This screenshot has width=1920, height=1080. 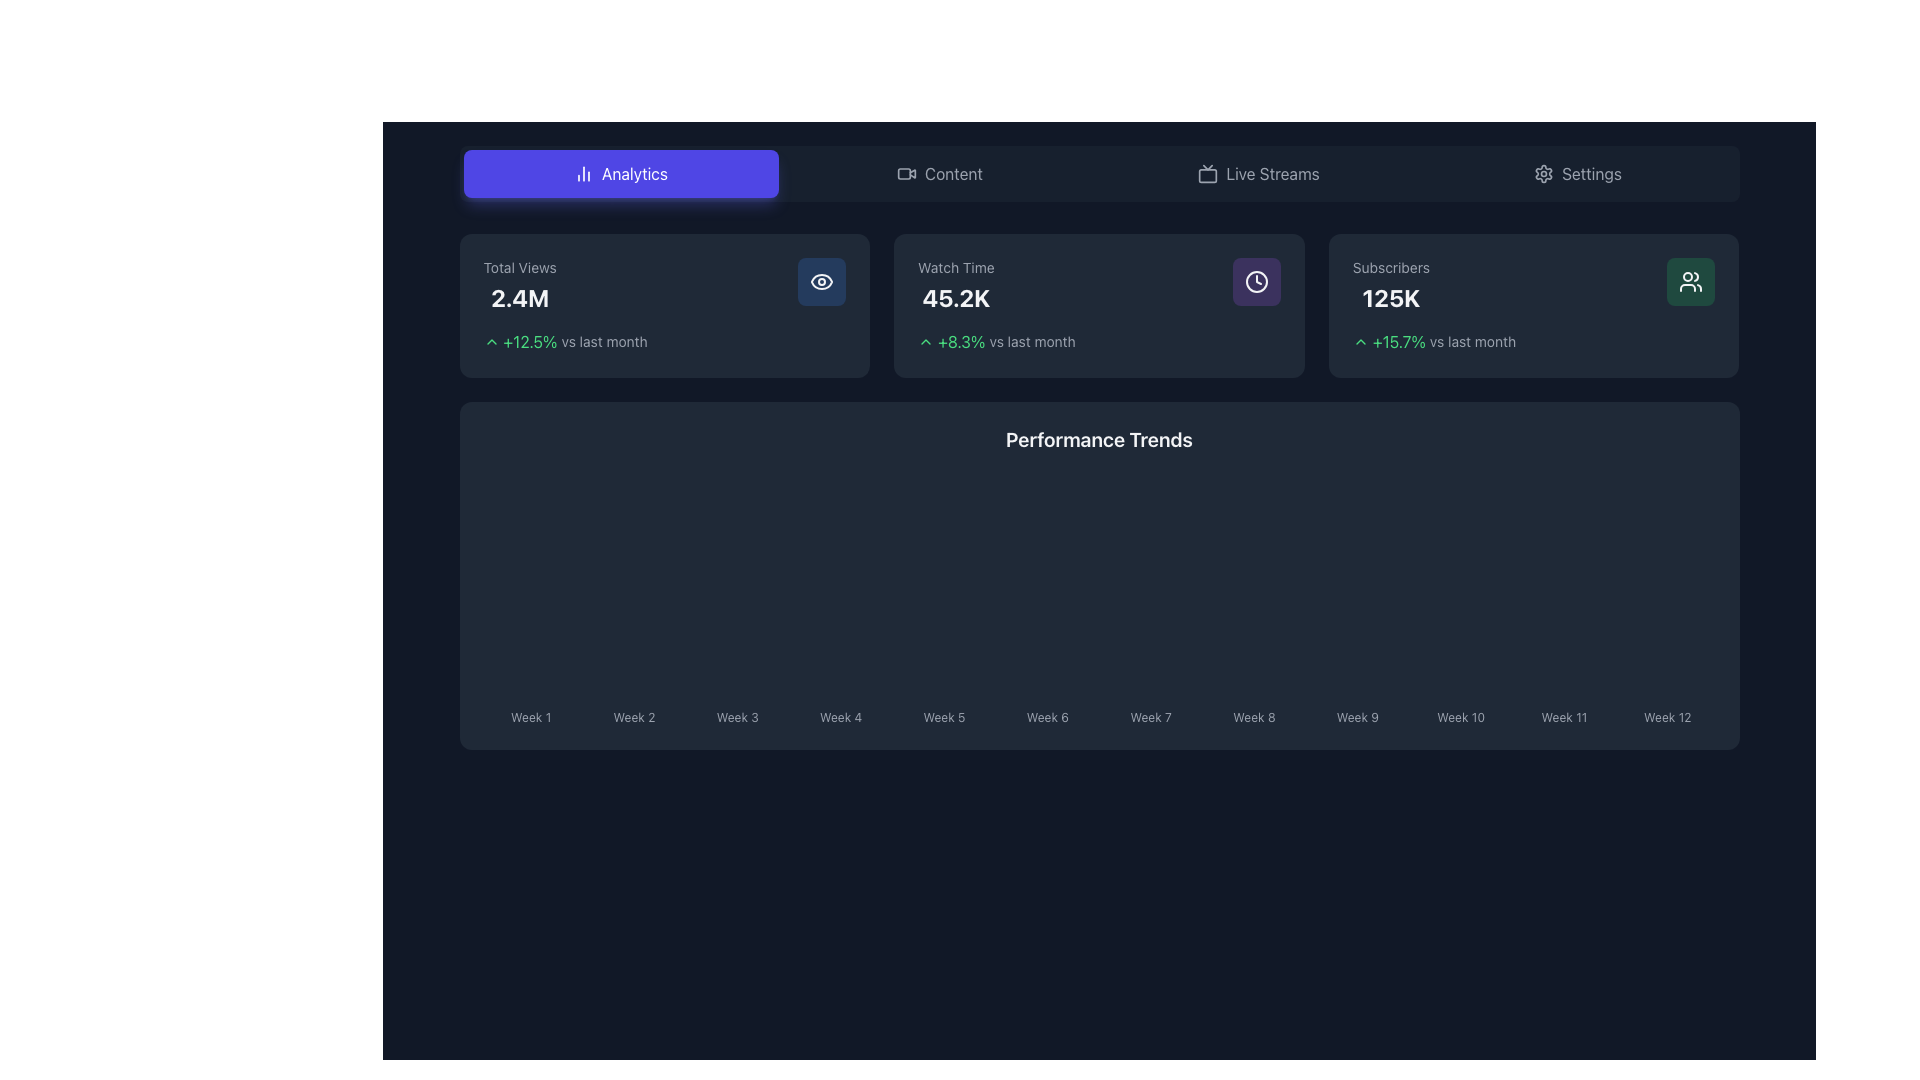 I want to click on text of the label 'Week 2', which is the second element in a sequence of similar labels aligned horizontally at the bottom of the interface, so click(x=633, y=712).